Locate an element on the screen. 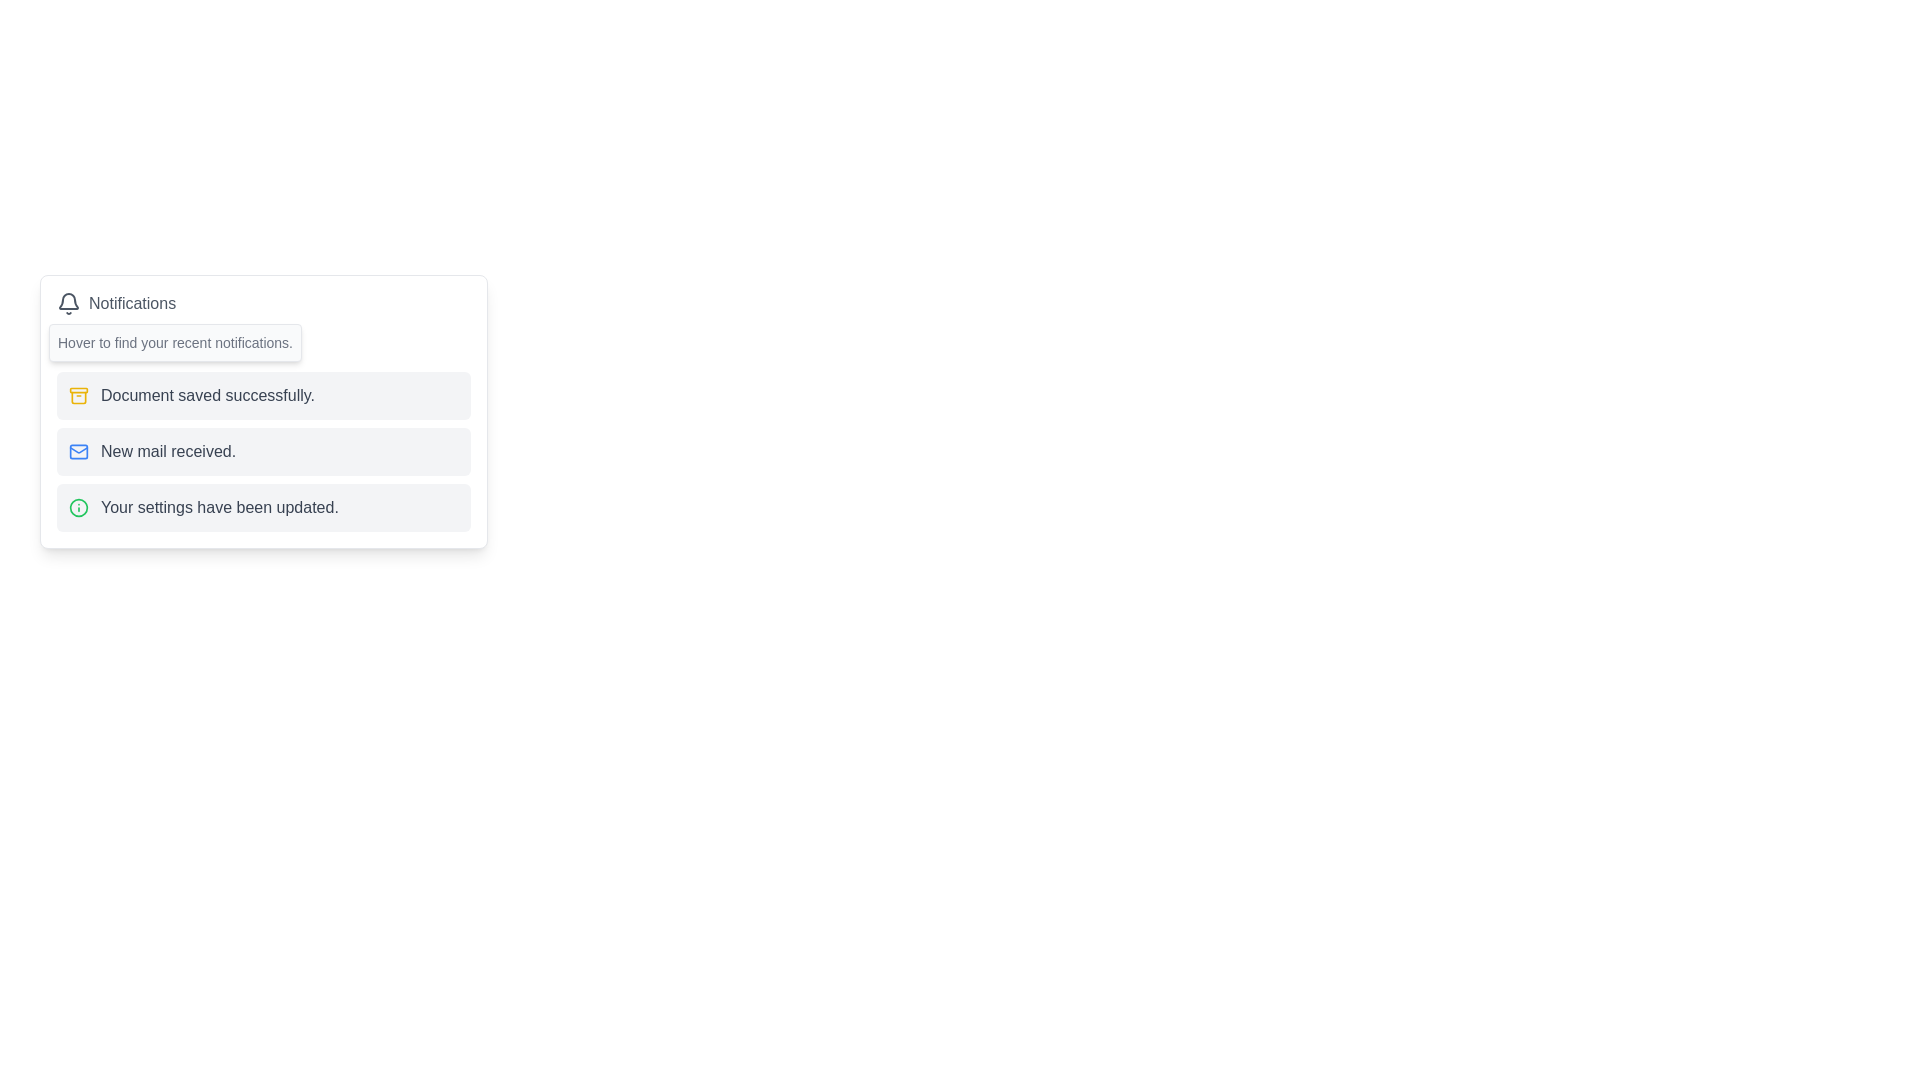  the small bell icon located in the top-left corner of the notification panel, which is styled in minimalistic line art and is positioned next to the 'Notifications' heading is located at coordinates (68, 304).